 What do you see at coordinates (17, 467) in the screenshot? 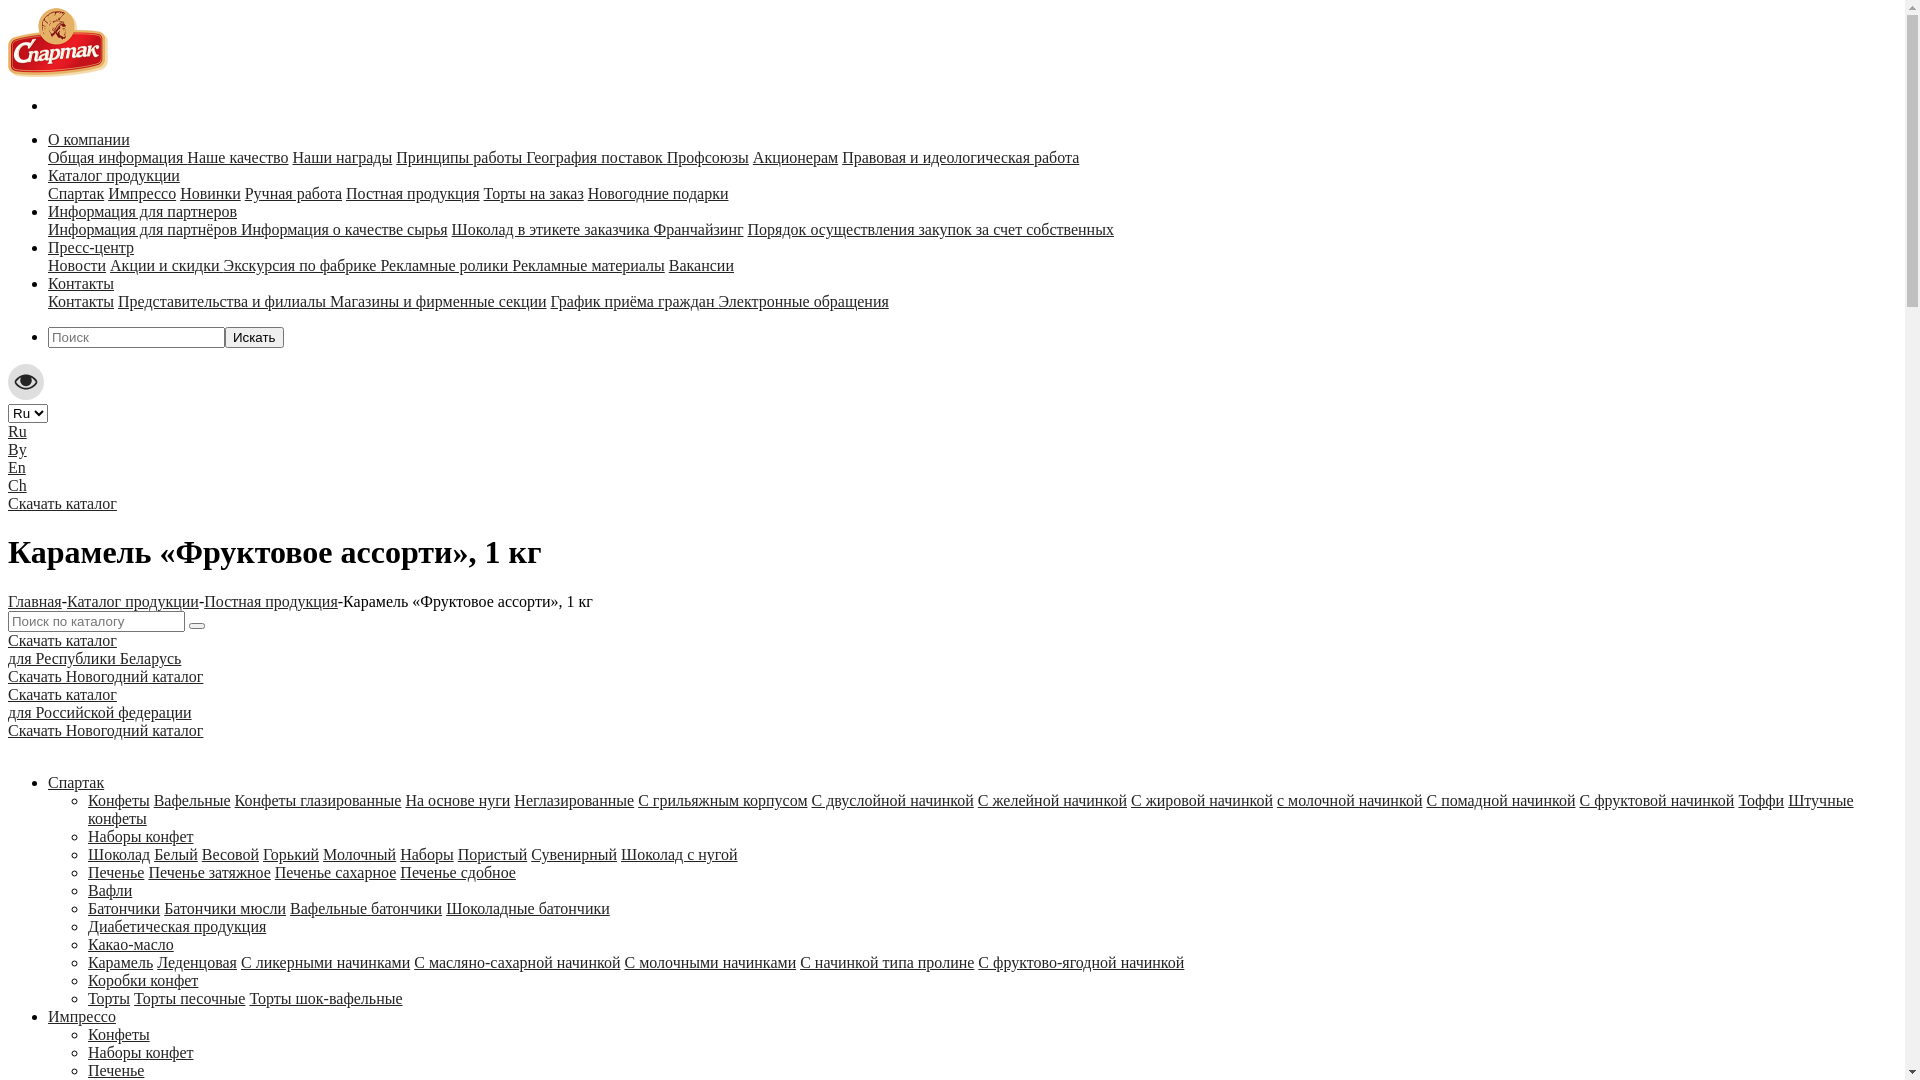
I see `'En'` at bounding box center [17, 467].